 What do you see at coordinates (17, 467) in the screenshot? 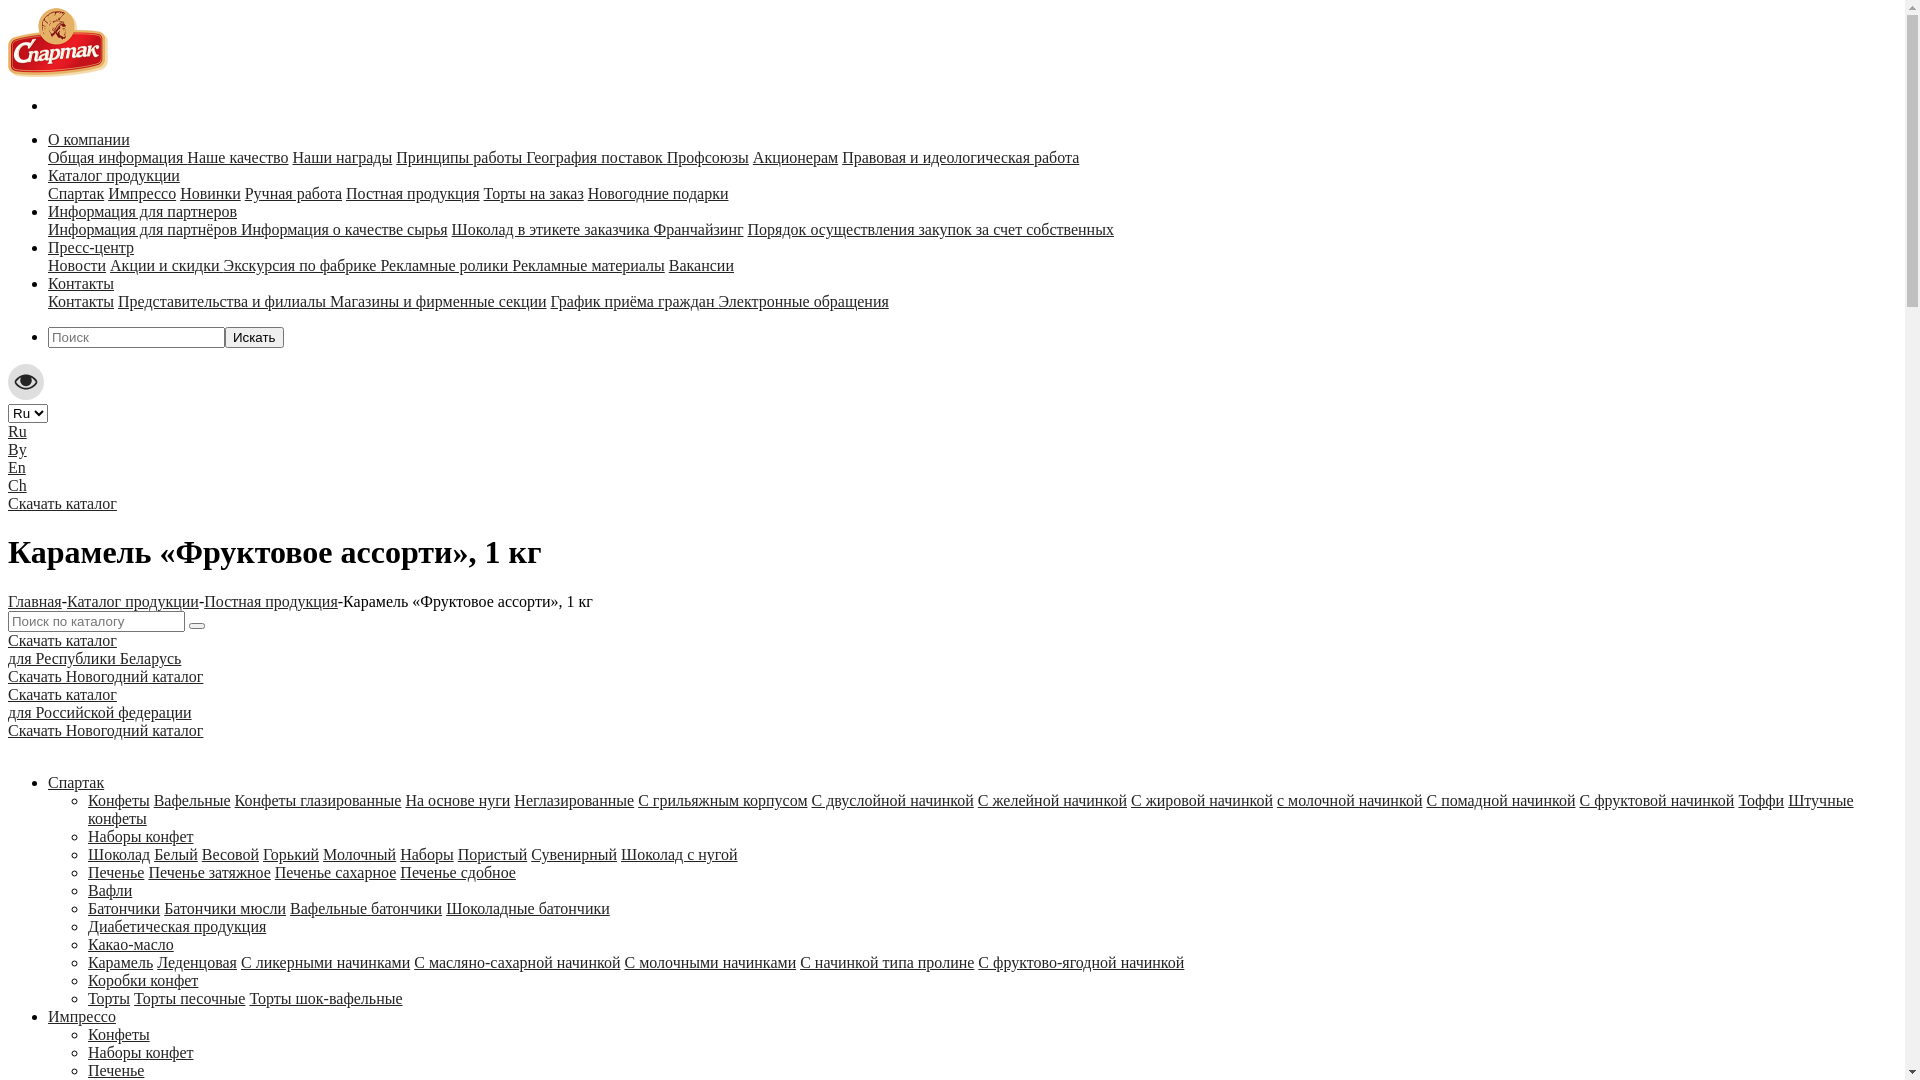
I see `'En'` at bounding box center [17, 467].